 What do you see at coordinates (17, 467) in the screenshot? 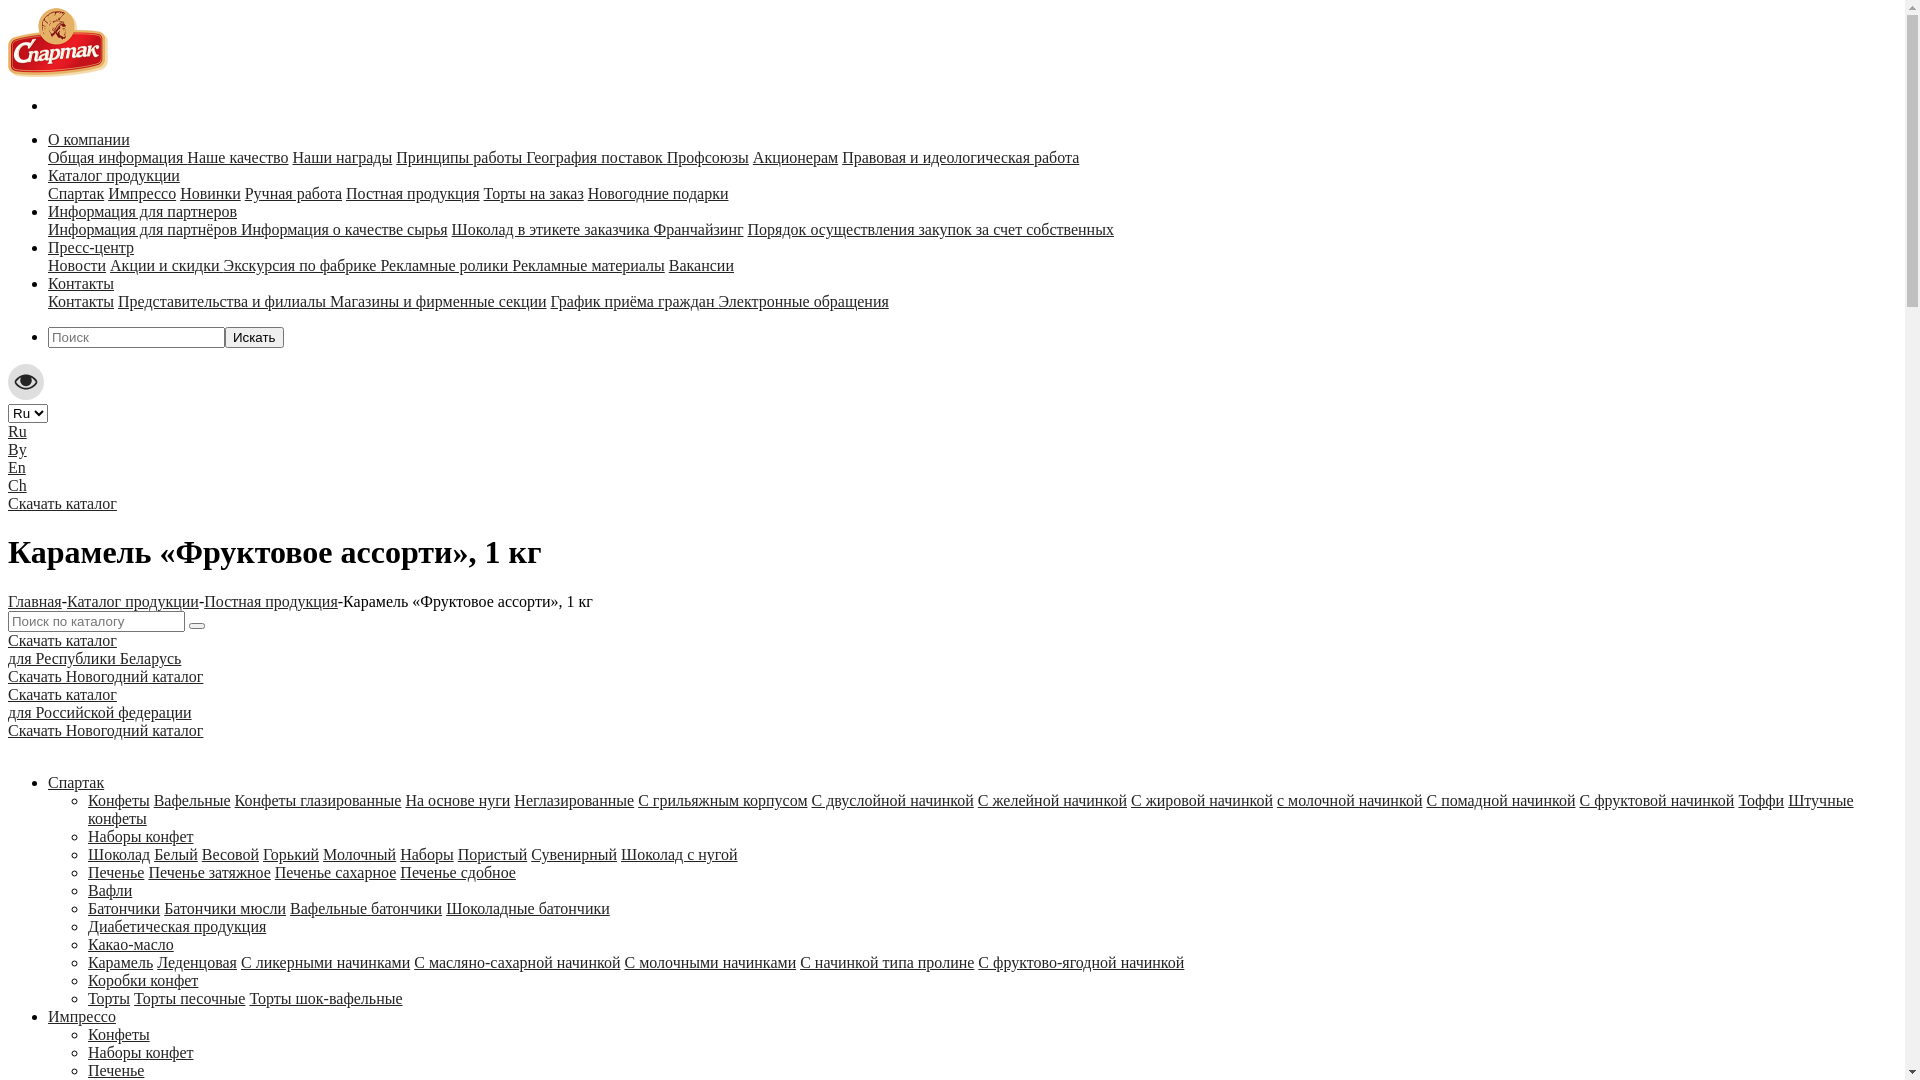
I see `'En'` at bounding box center [17, 467].